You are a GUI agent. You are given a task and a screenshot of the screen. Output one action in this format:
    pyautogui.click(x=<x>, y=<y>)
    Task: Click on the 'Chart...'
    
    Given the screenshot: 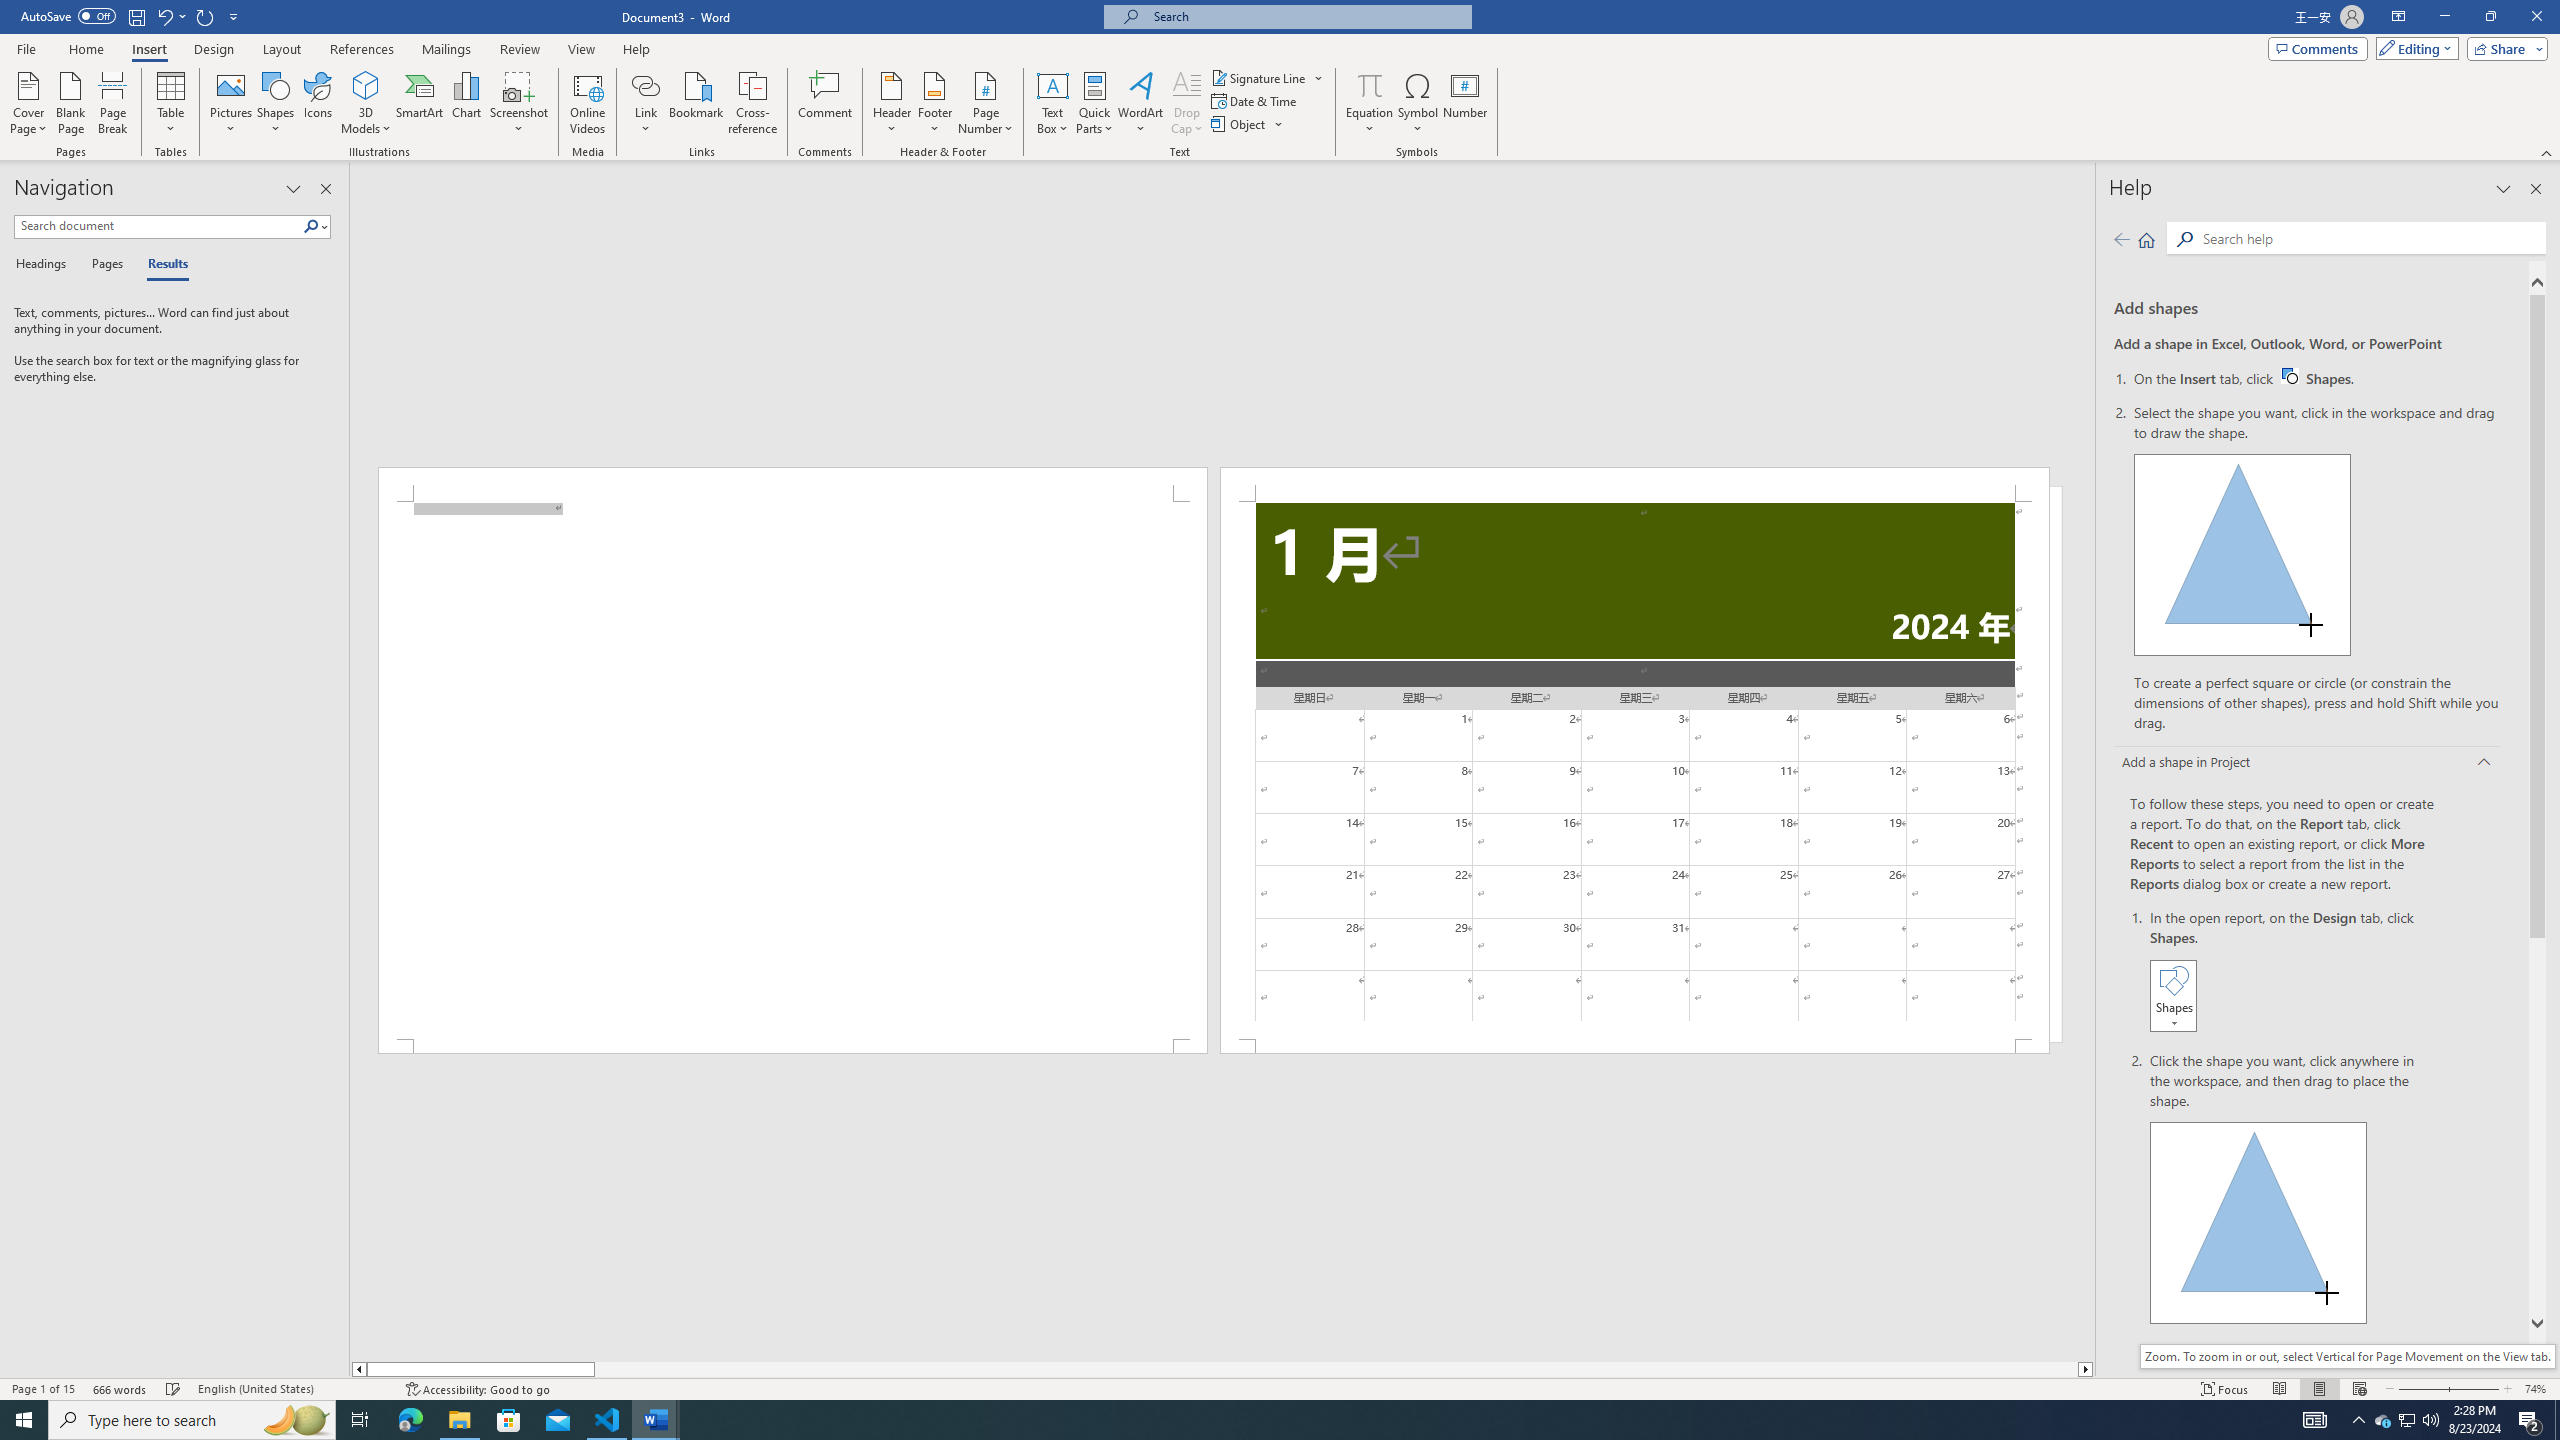 What is the action you would take?
    pyautogui.click(x=466, y=103)
    